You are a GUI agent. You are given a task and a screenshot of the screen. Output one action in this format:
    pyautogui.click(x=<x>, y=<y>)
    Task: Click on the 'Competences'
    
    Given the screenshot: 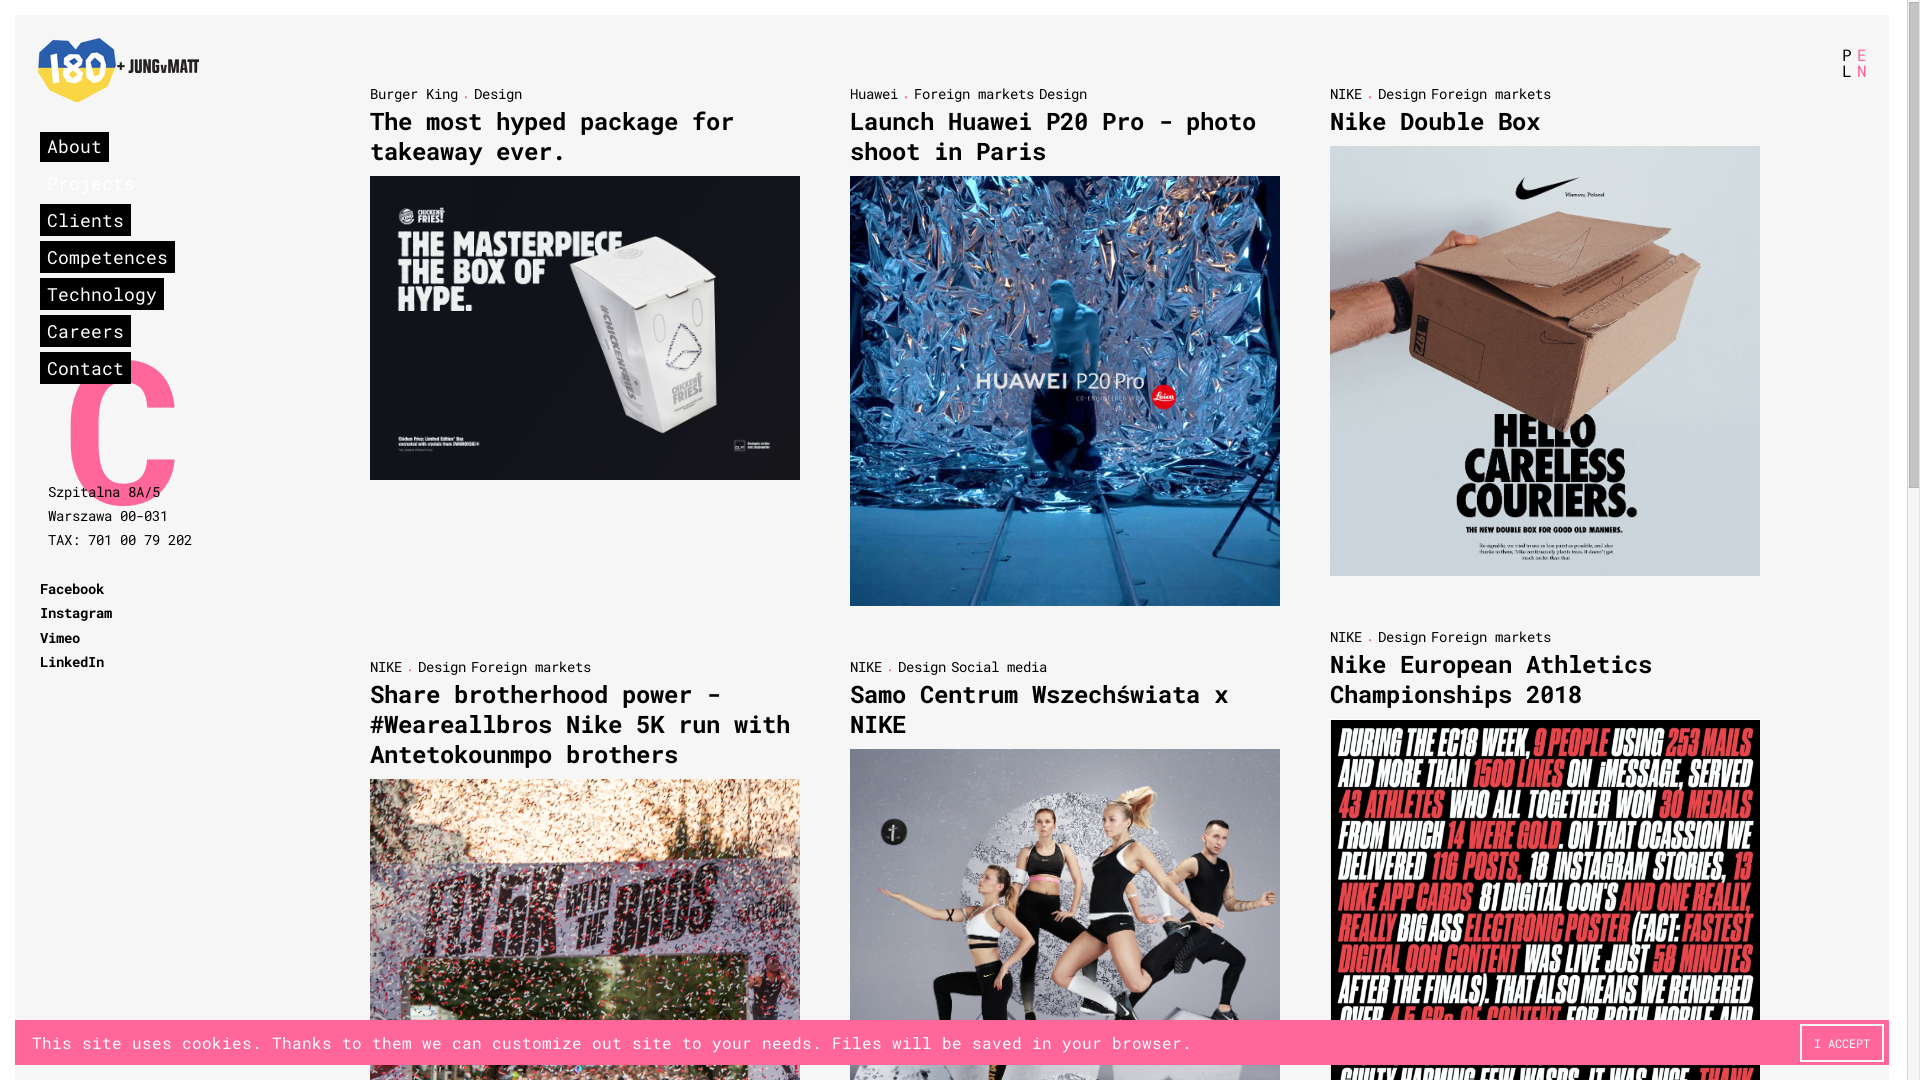 What is the action you would take?
    pyautogui.click(x=106, y=257)
    